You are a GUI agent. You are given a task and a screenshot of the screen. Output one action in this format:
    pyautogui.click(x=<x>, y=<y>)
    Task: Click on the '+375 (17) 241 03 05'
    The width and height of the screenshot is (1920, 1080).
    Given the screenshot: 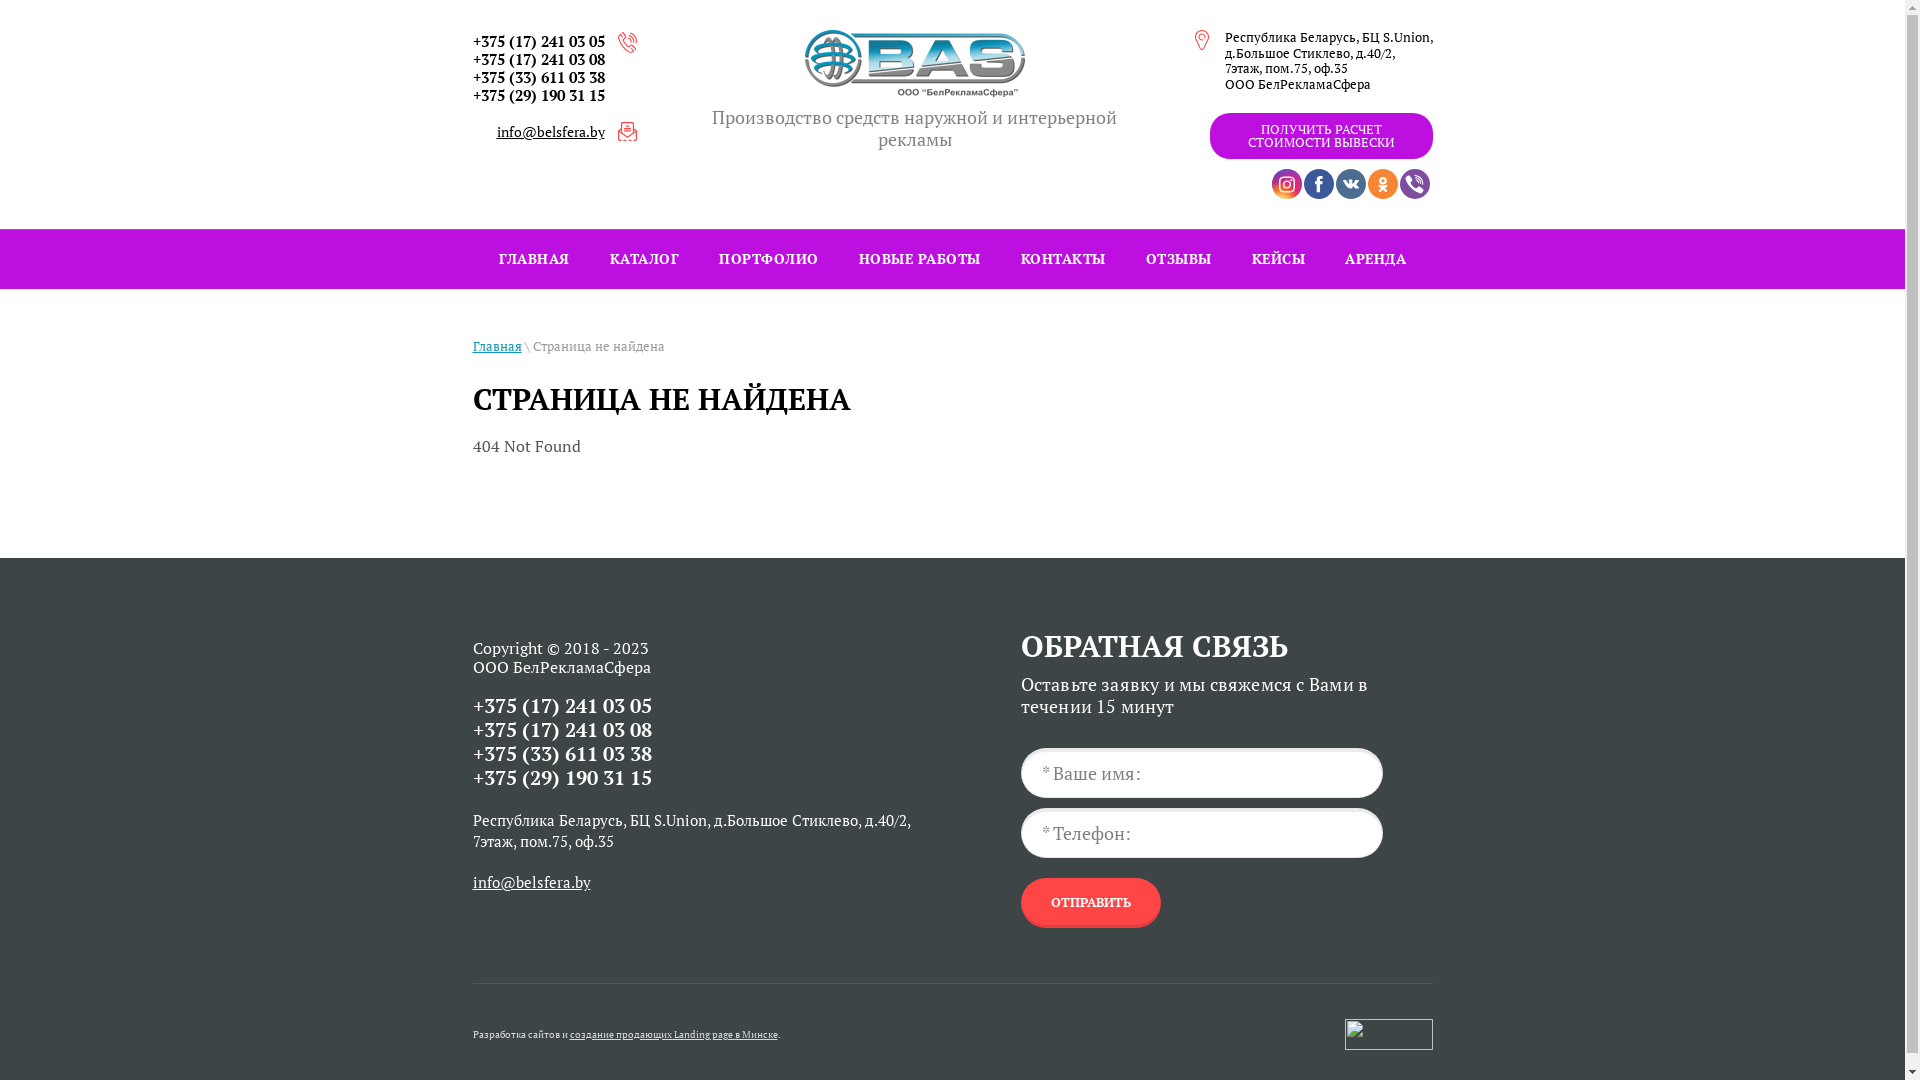 What is the action you would take?
    pyautogui.click(x=537, y=41)
    